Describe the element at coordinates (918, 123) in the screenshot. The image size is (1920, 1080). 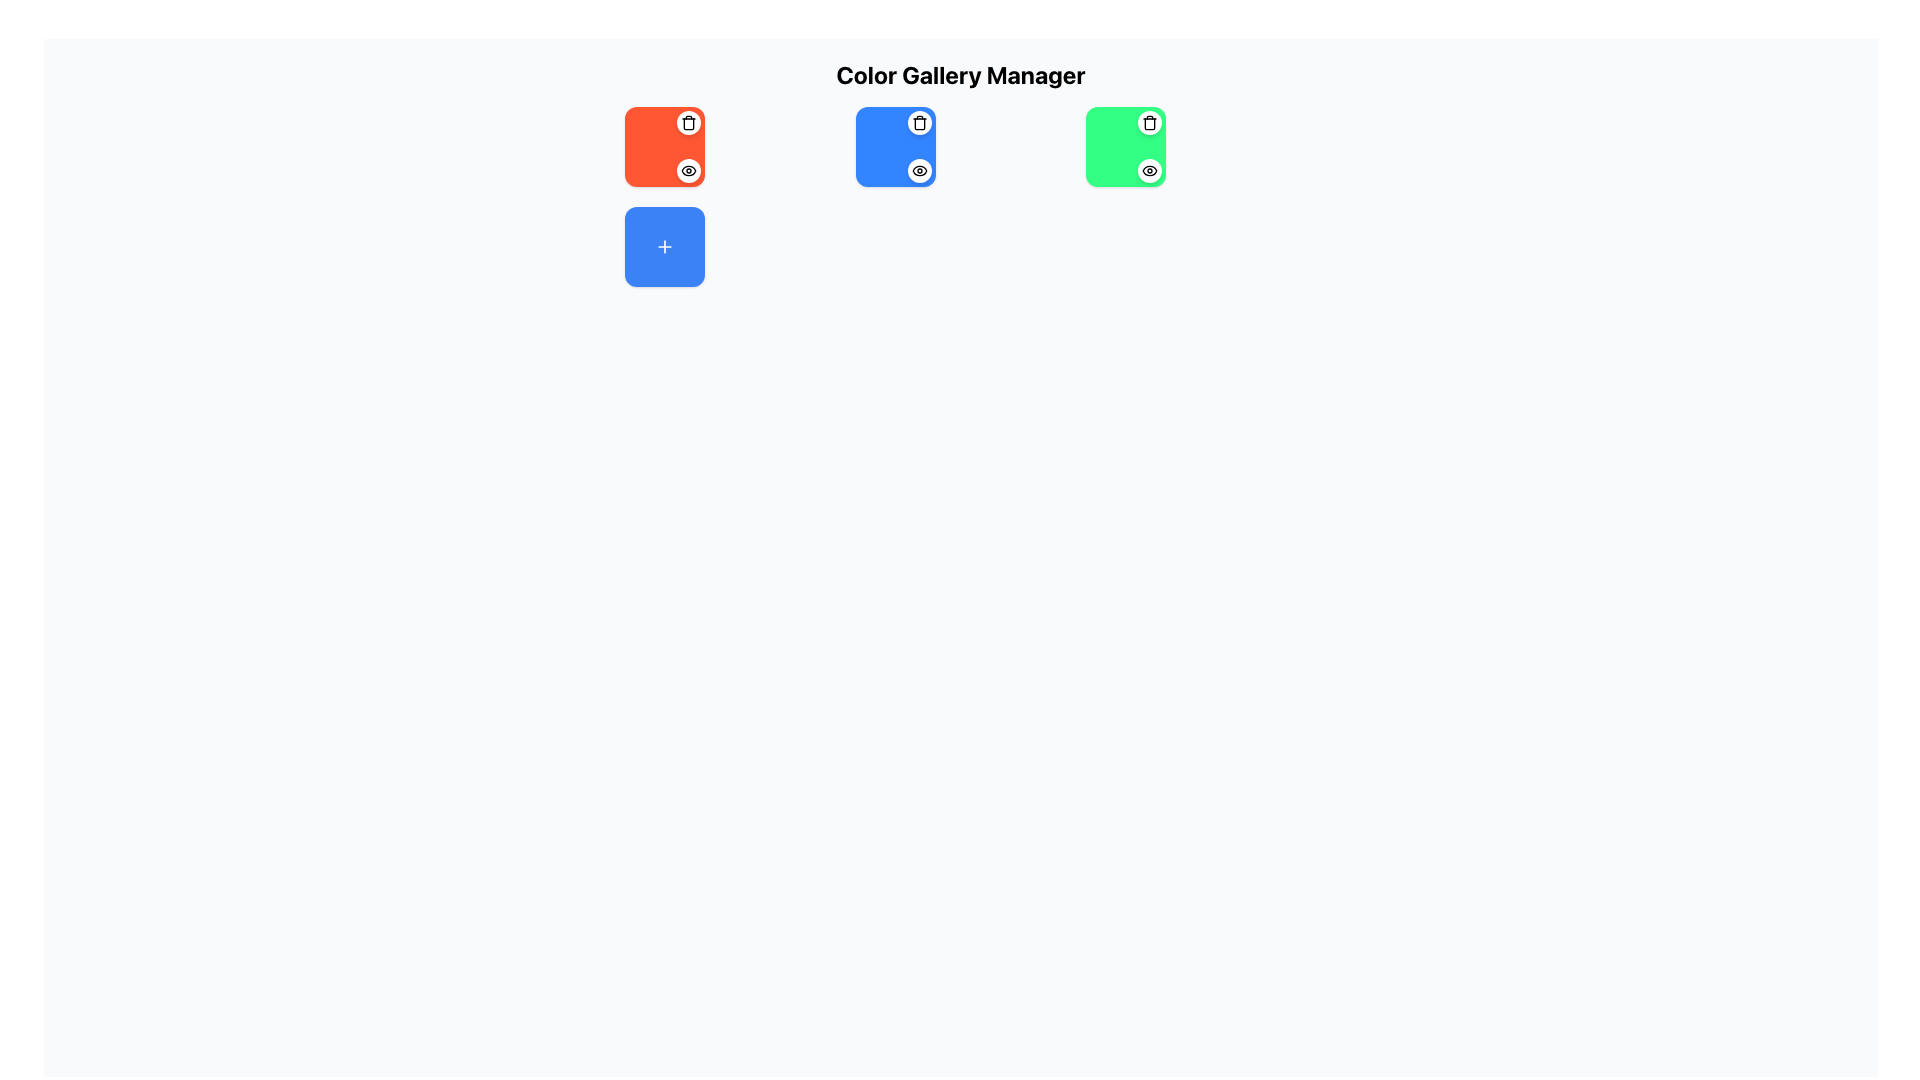
I see `the small rounded icon with a trash bin graphic at the top-right corner of the second blue card under 'Color Gallery Manager'` at that location.